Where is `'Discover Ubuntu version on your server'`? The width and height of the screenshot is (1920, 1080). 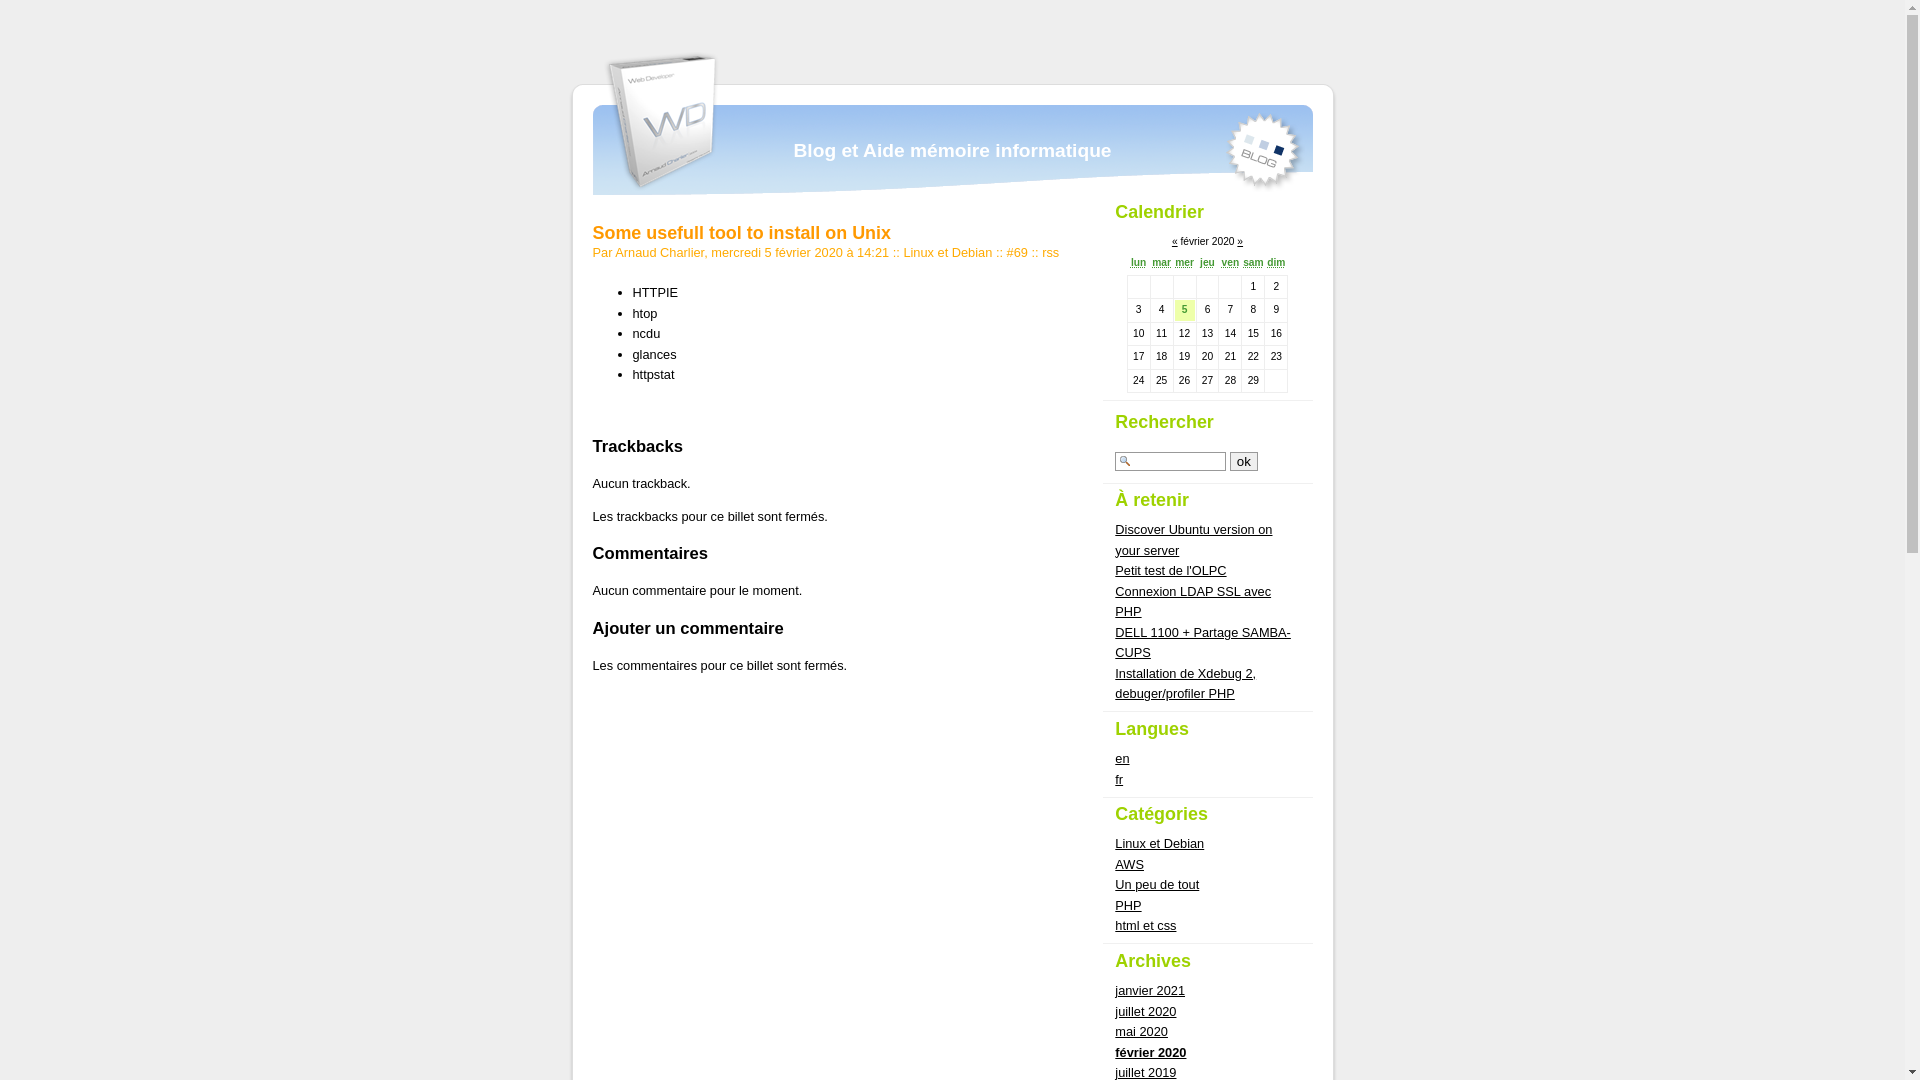 'Discover Ubuntu version on your server' is located at coordinates (1193, 538).